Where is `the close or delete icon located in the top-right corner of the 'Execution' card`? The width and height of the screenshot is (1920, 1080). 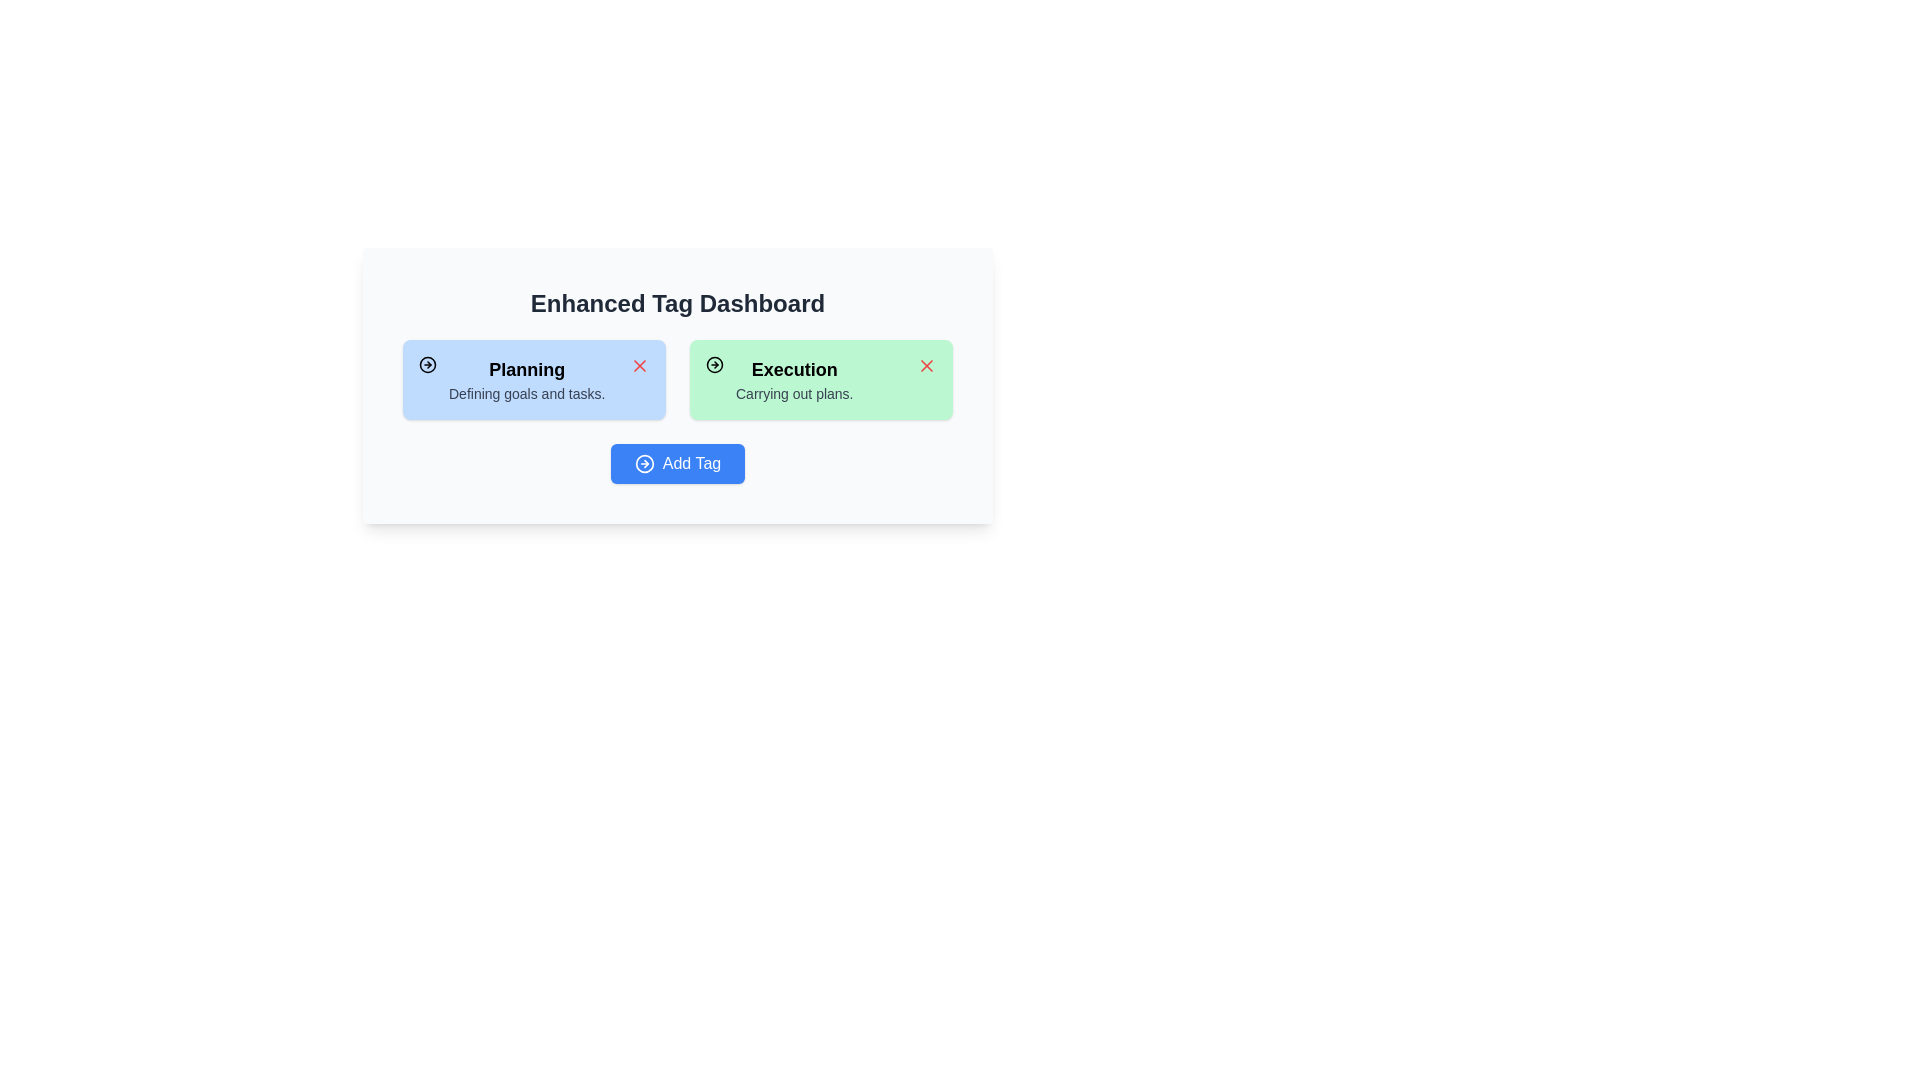
the close or delete icon located in the top-right corner of the 'Execution' card is located at coordinates (925, 366).